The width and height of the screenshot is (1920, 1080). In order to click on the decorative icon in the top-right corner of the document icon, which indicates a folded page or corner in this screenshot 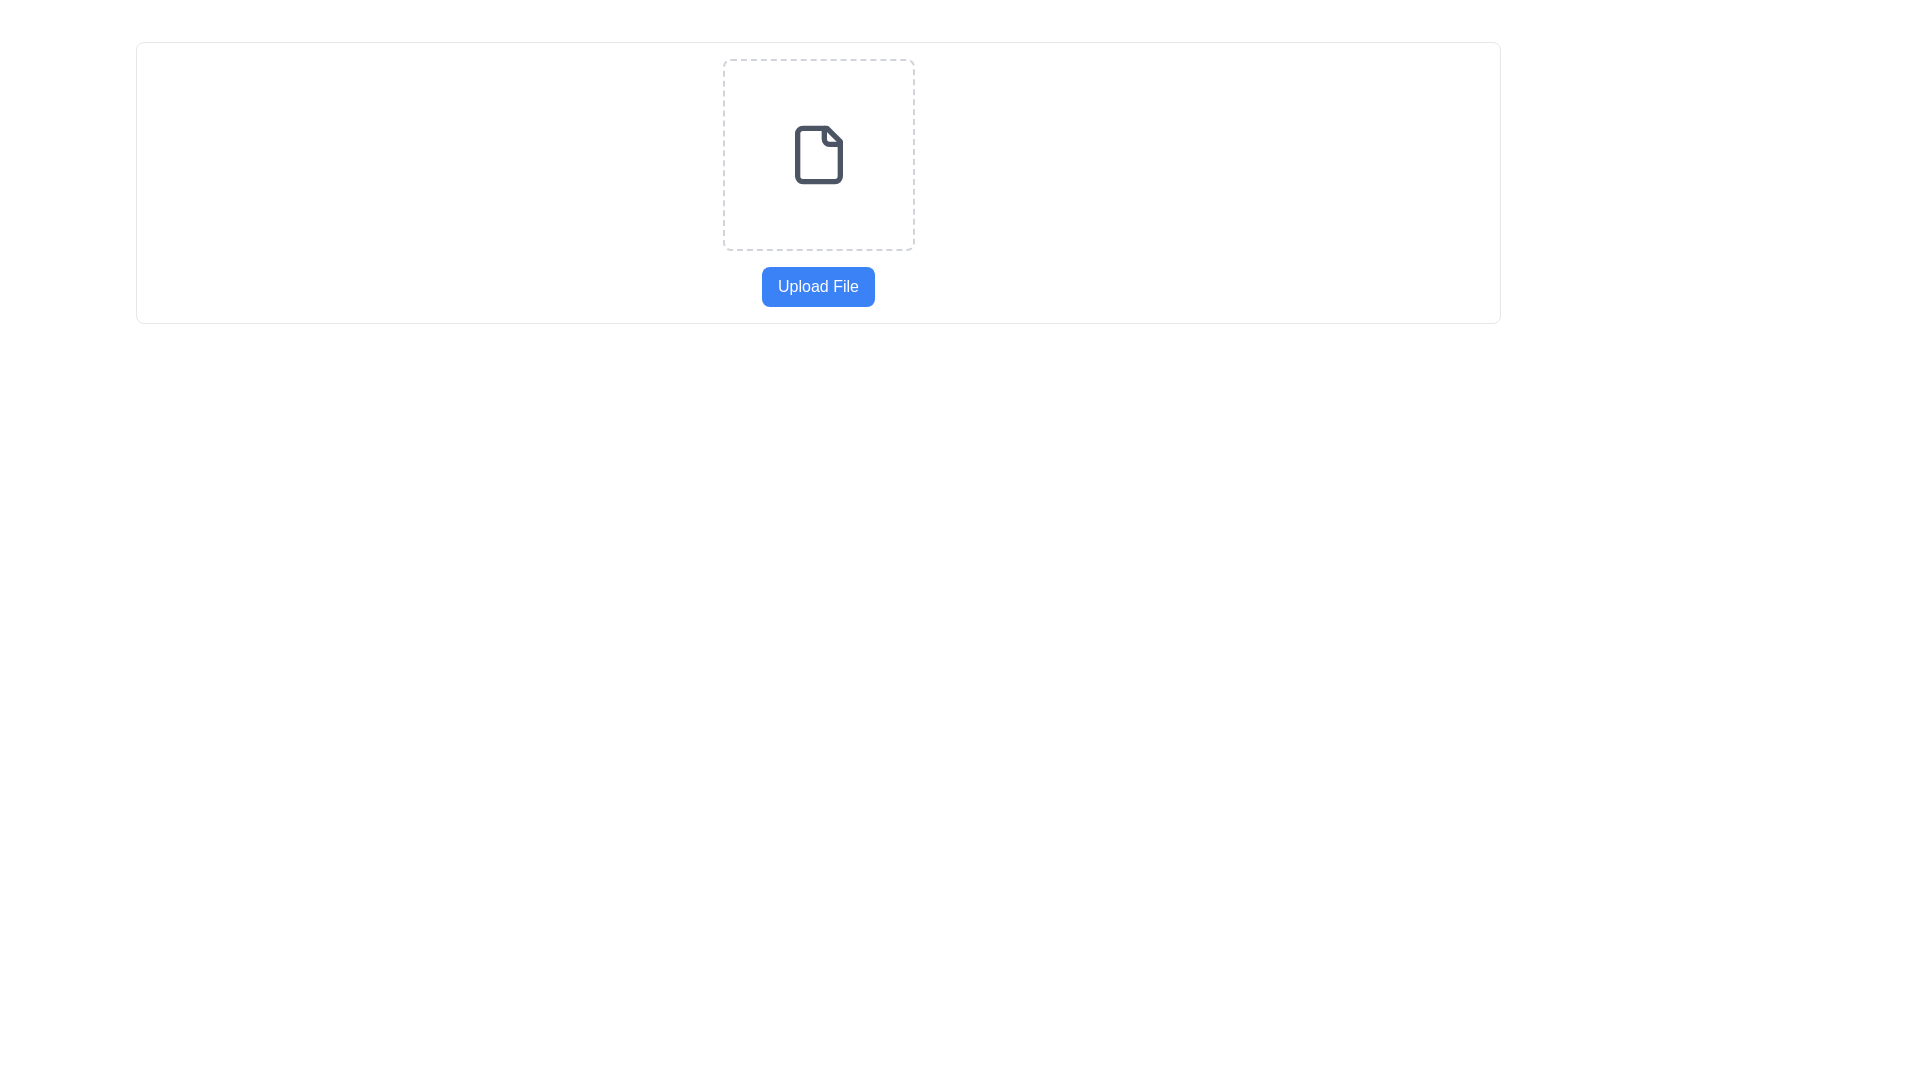, I will do `click(831, 135)`.